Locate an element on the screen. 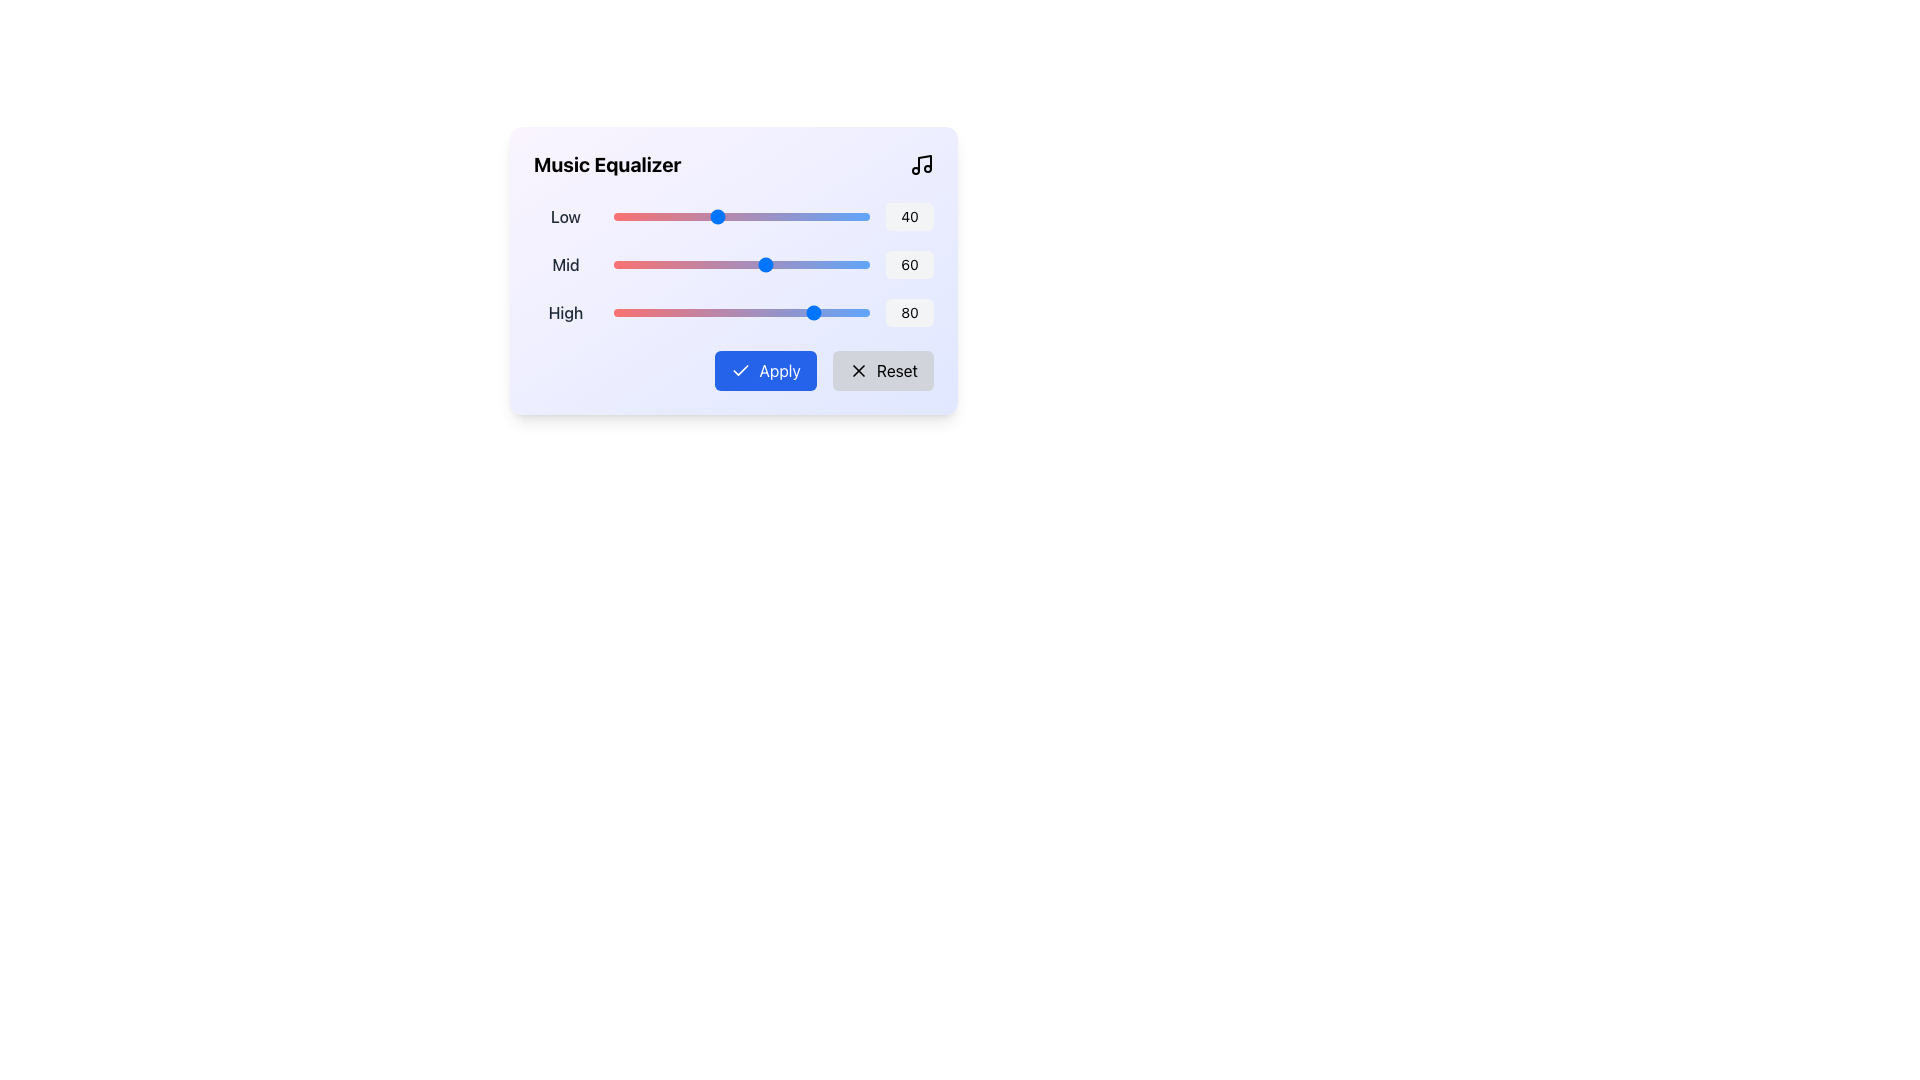  the 'Mid' equalizer slider is located at coordinates (787, 264).